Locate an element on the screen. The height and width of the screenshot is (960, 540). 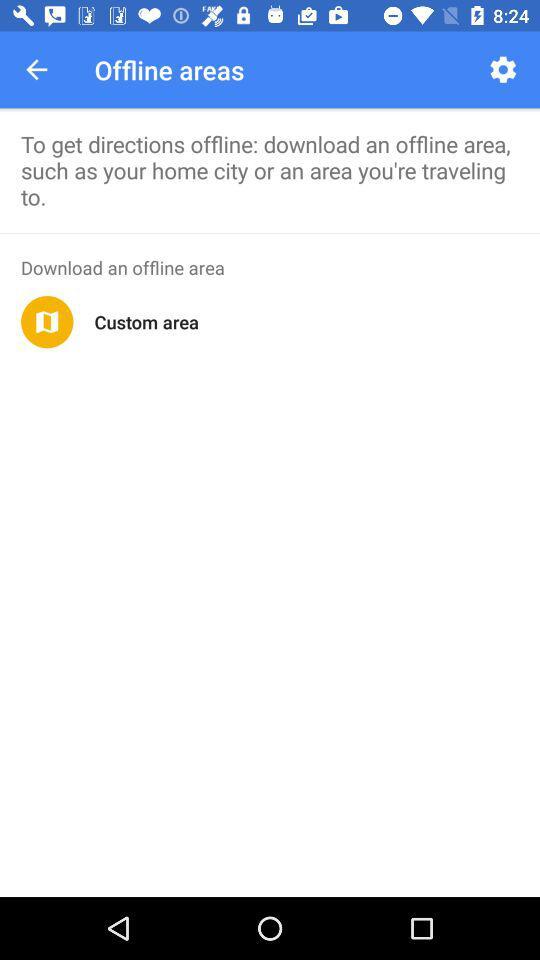
custom area app is located at coordinates (145, 322).